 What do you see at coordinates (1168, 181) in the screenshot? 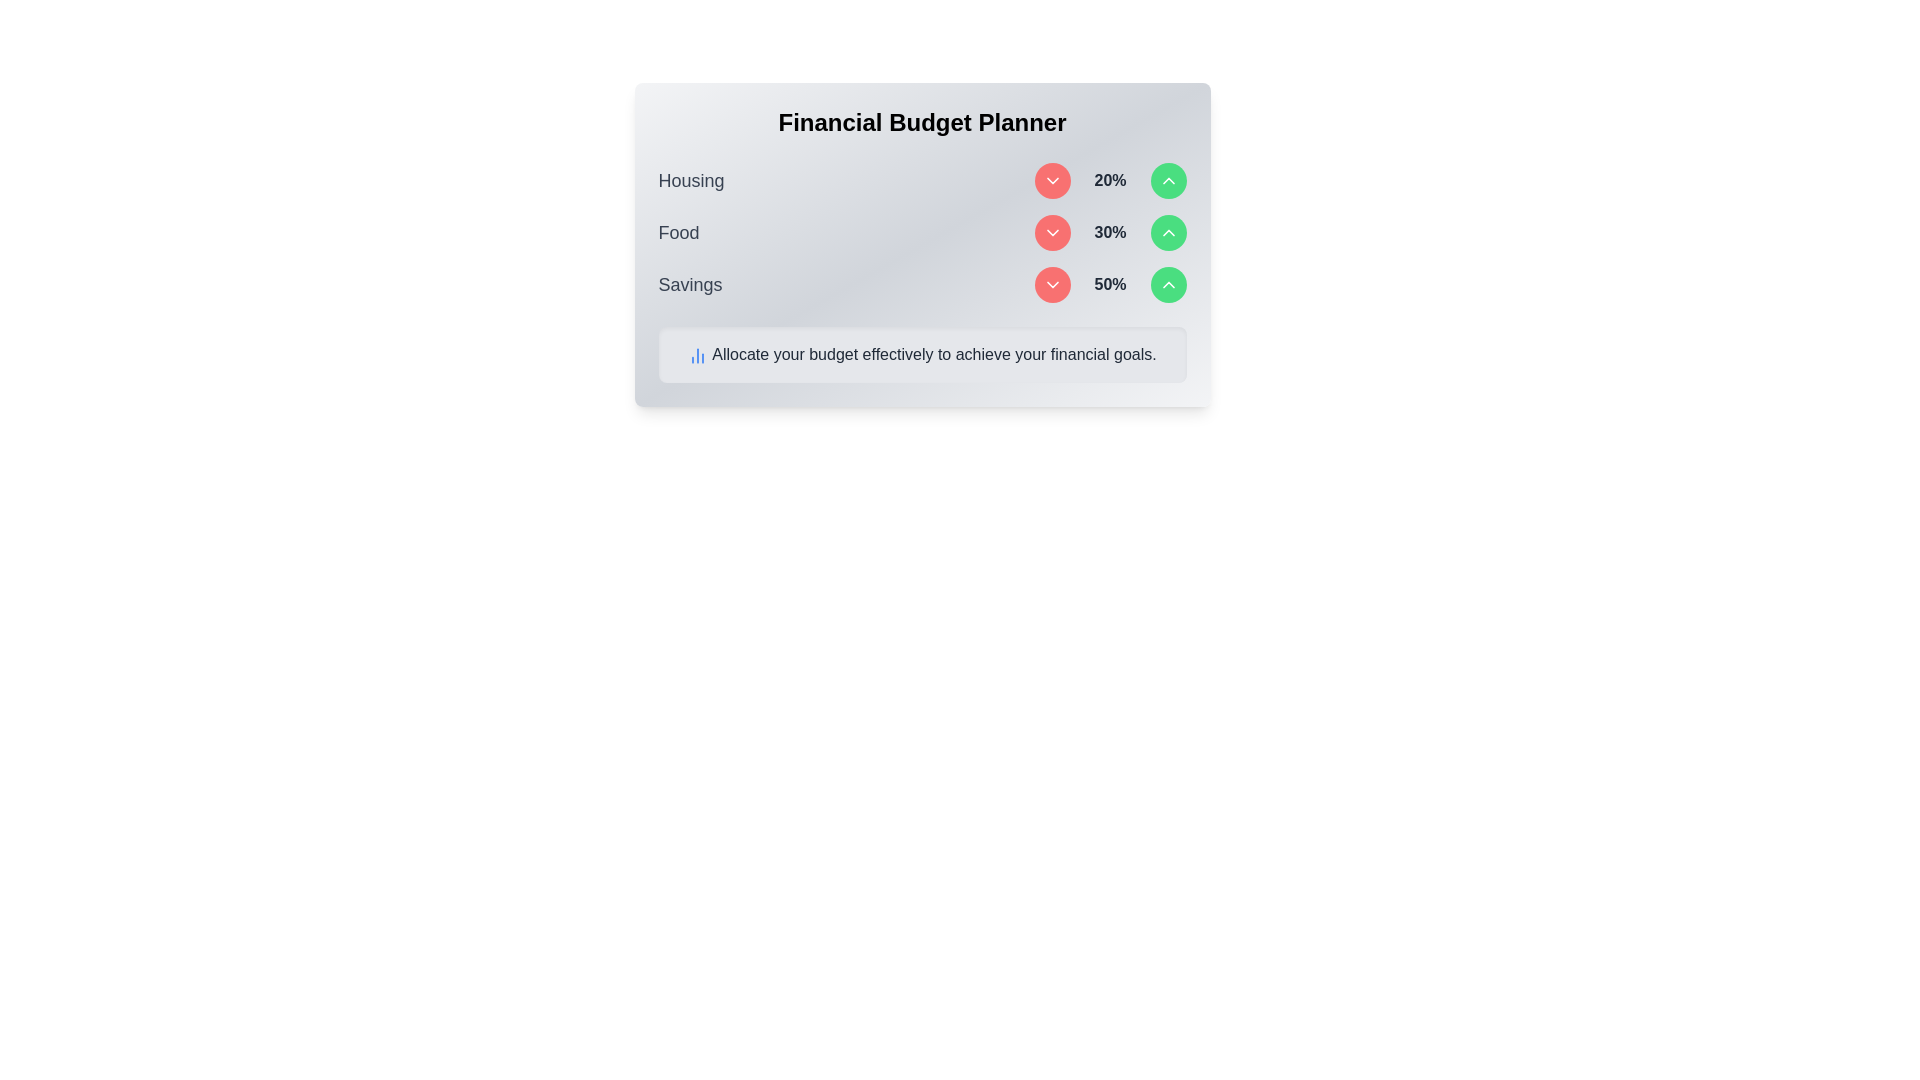
I see `the Icon button located in the rightmost column of the 'Savings' row, which is associated with incrementing or navigating upwards, positioned next to the '50%' percentage indicator` at bounding box center [1168, 181].